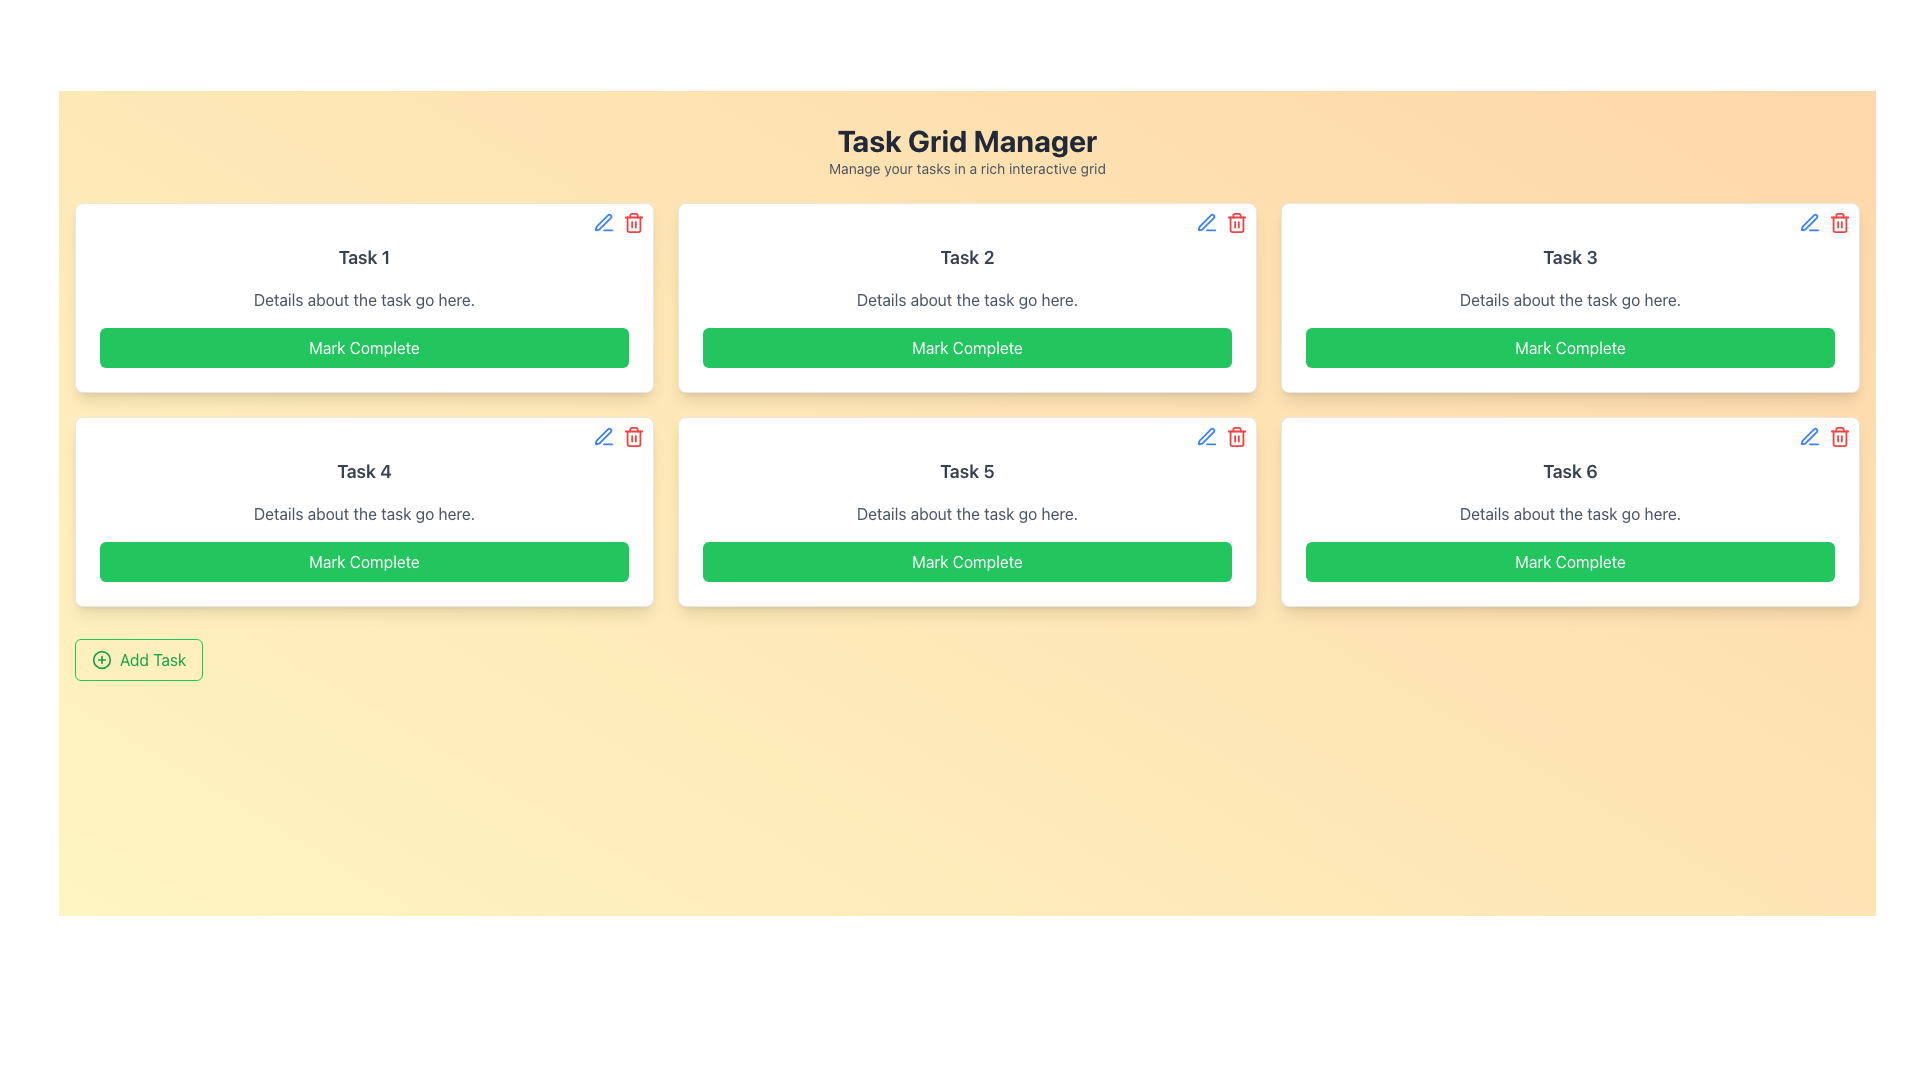 This screenshot has width=1920, height=1080. What do you see at coordinates (1569, 257) in the screenshot?
I see `the 'Task 3' text element, which is prominently displayed in a gray color and bold typeface, located in the upper part of the third task card in the grid` at bounding box center [1569, 257].